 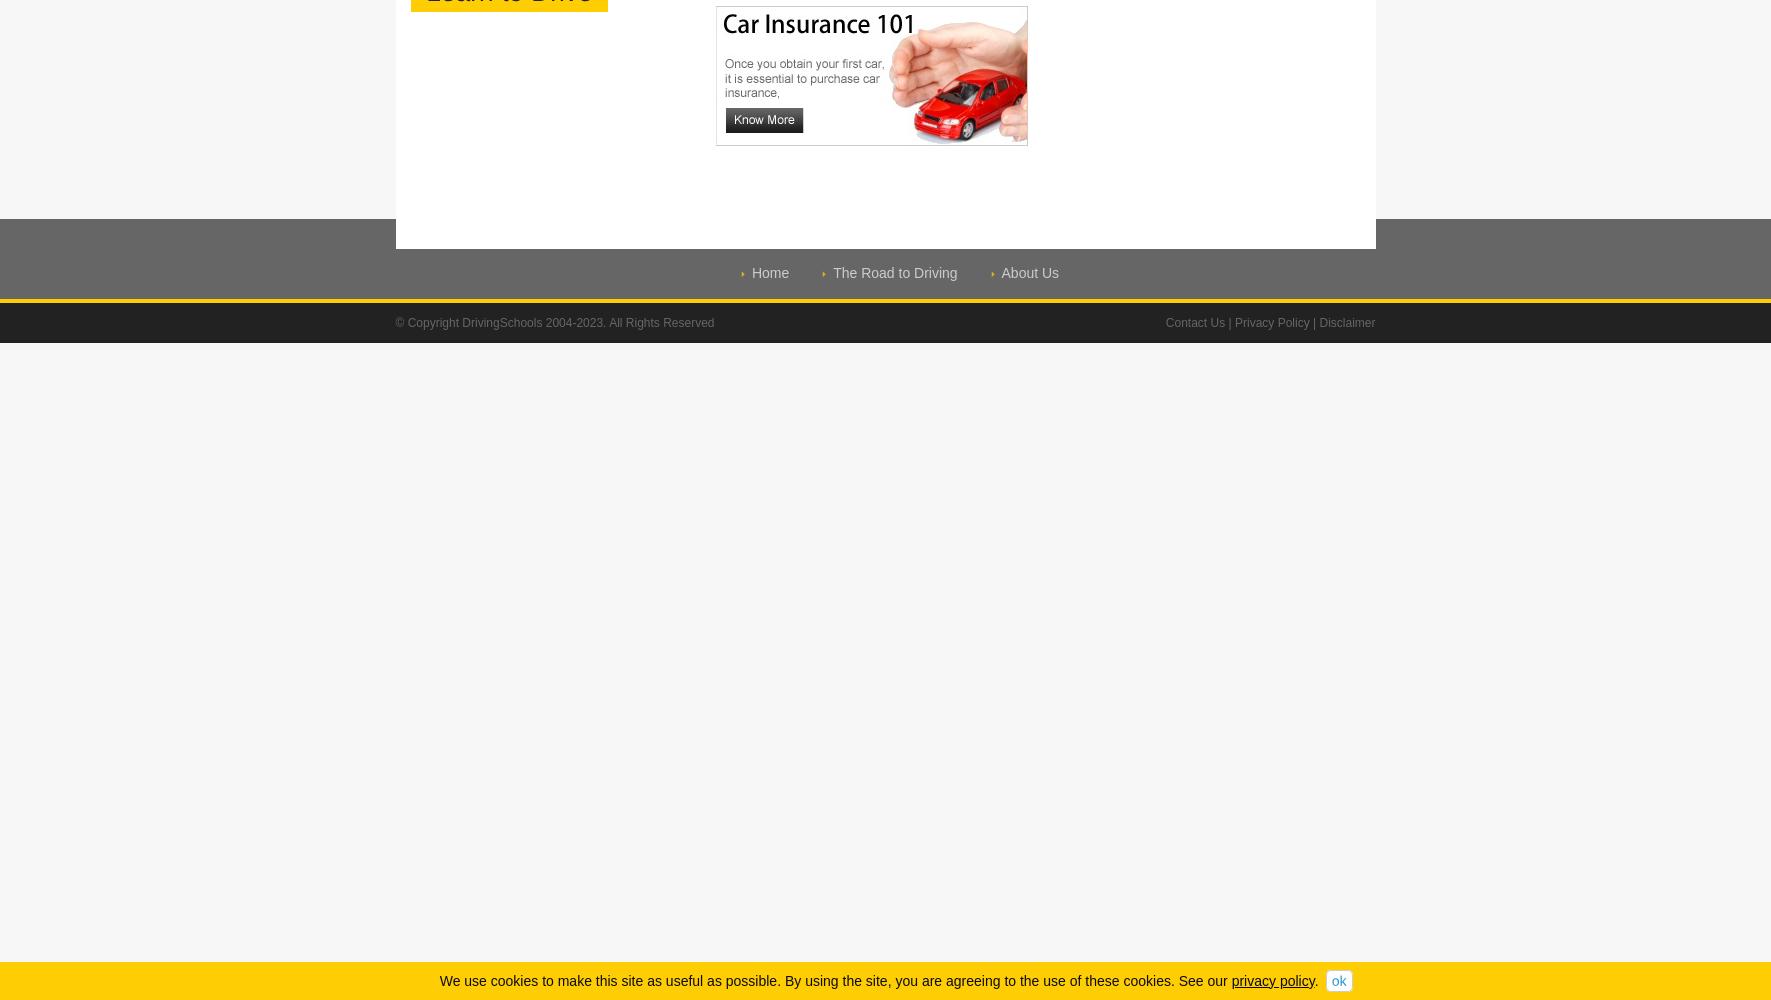 What do you see at coordinates (895, 273) in the screenshot?
I see `'The Road to Driving'` at bounding box center [895, 273].